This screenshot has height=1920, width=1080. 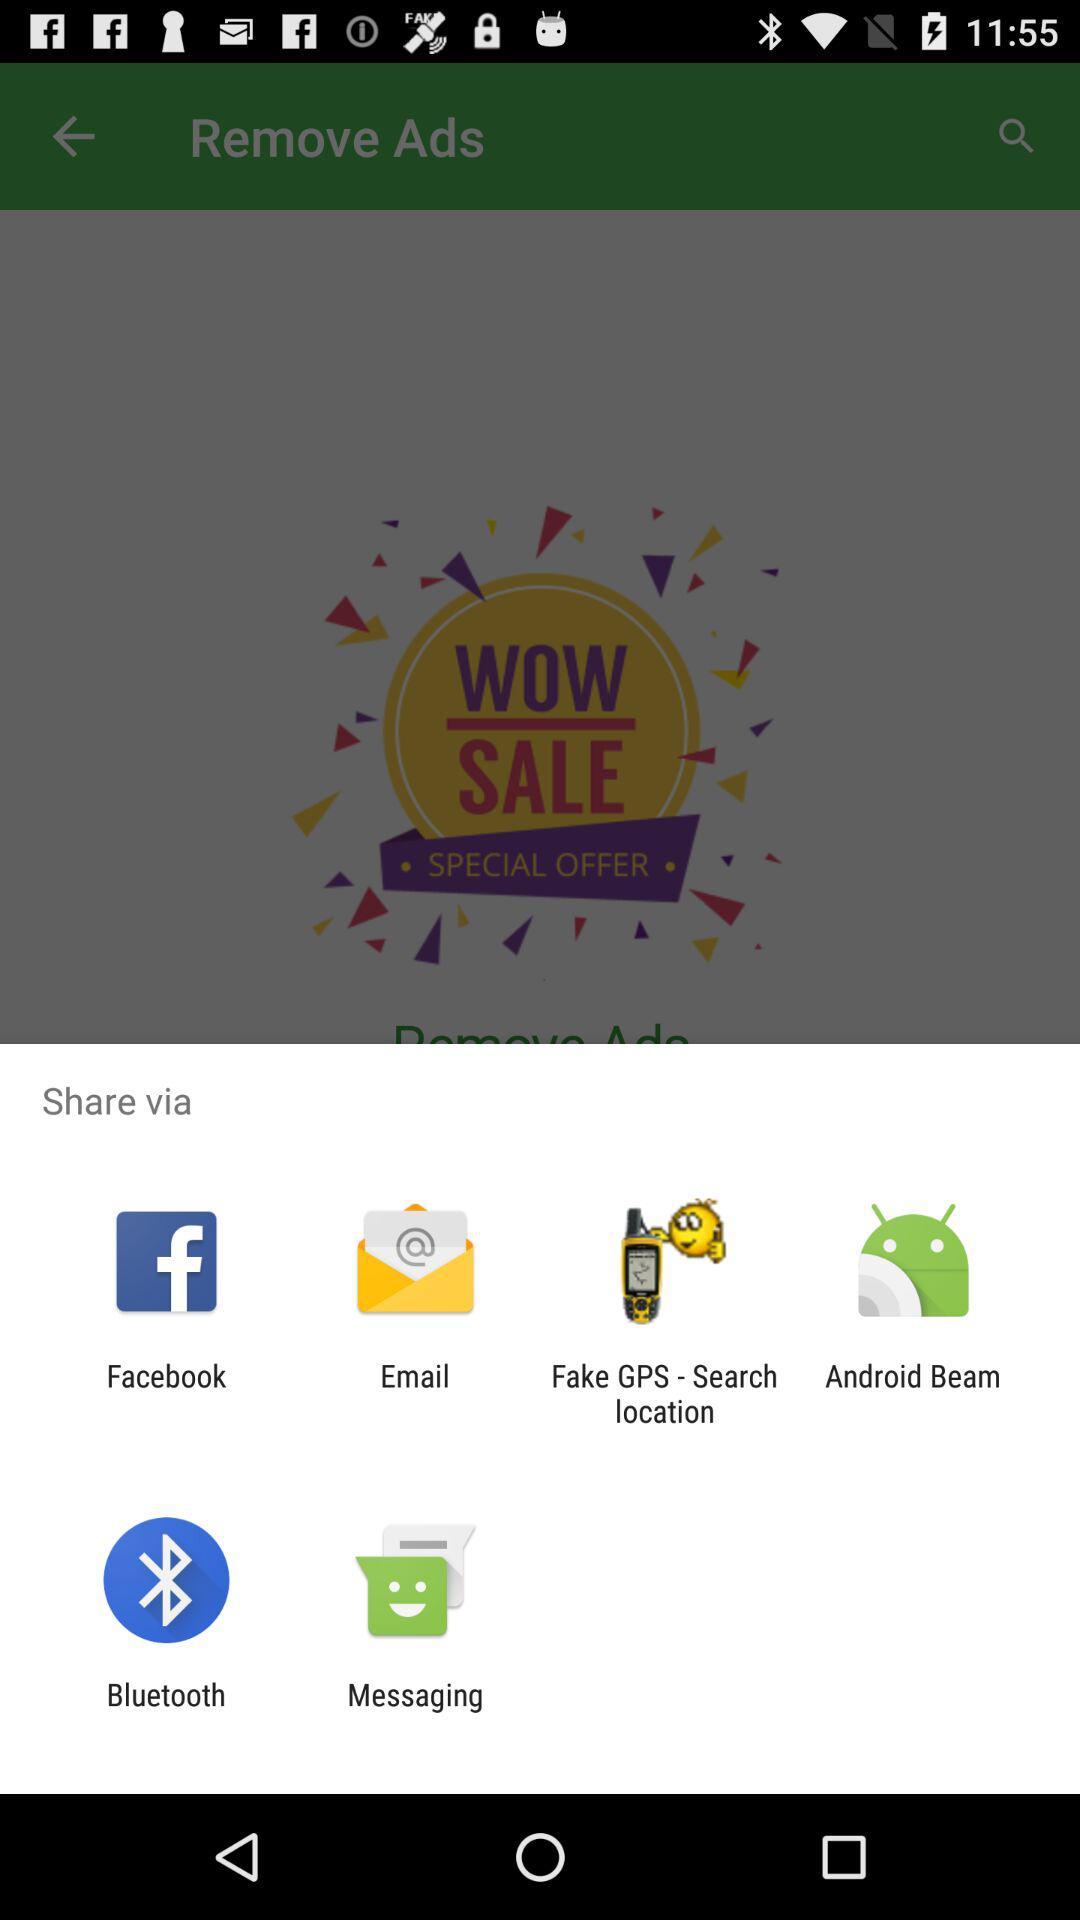 I want to click on item to the right of email item, so click(x=664, y=1392).